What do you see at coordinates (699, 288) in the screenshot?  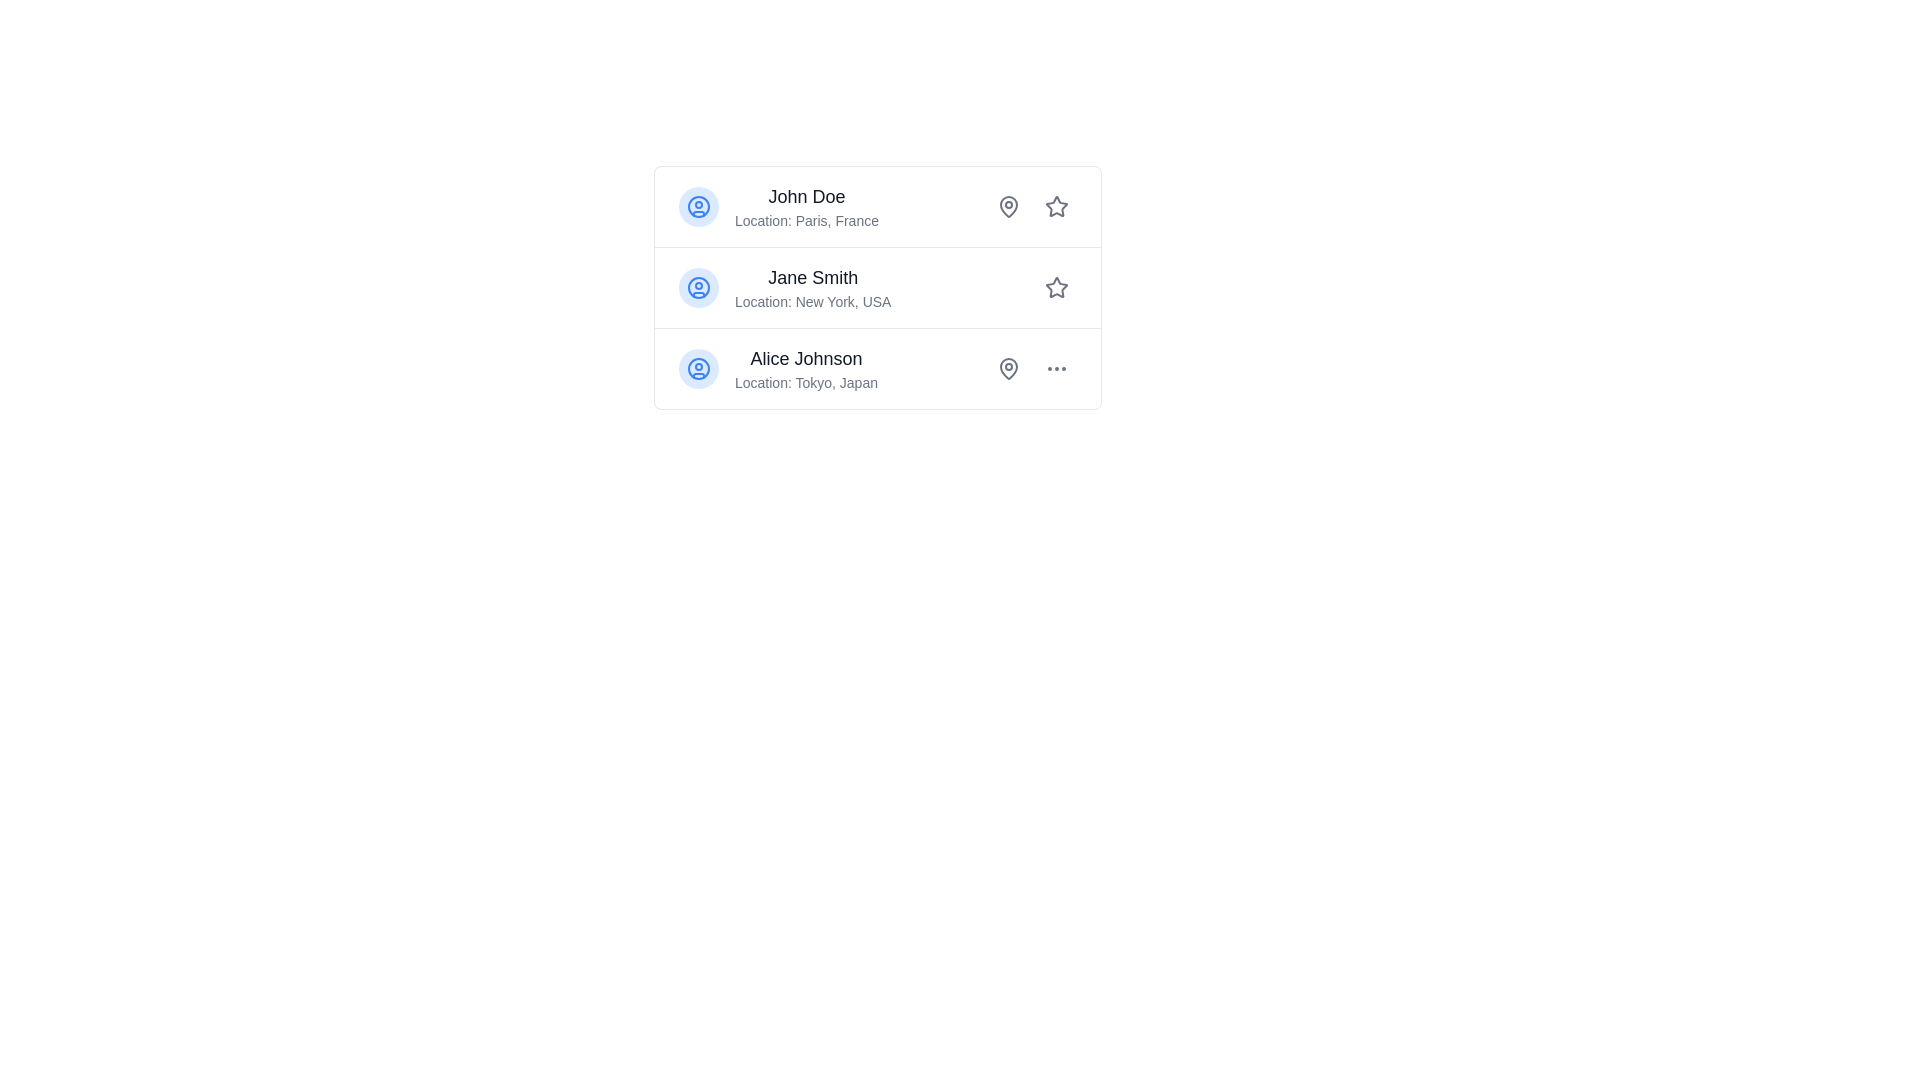 I see `the user profile icon representing 'Jane Smith', positioned in the center-left region of her card` at bounding box center [699, 288].